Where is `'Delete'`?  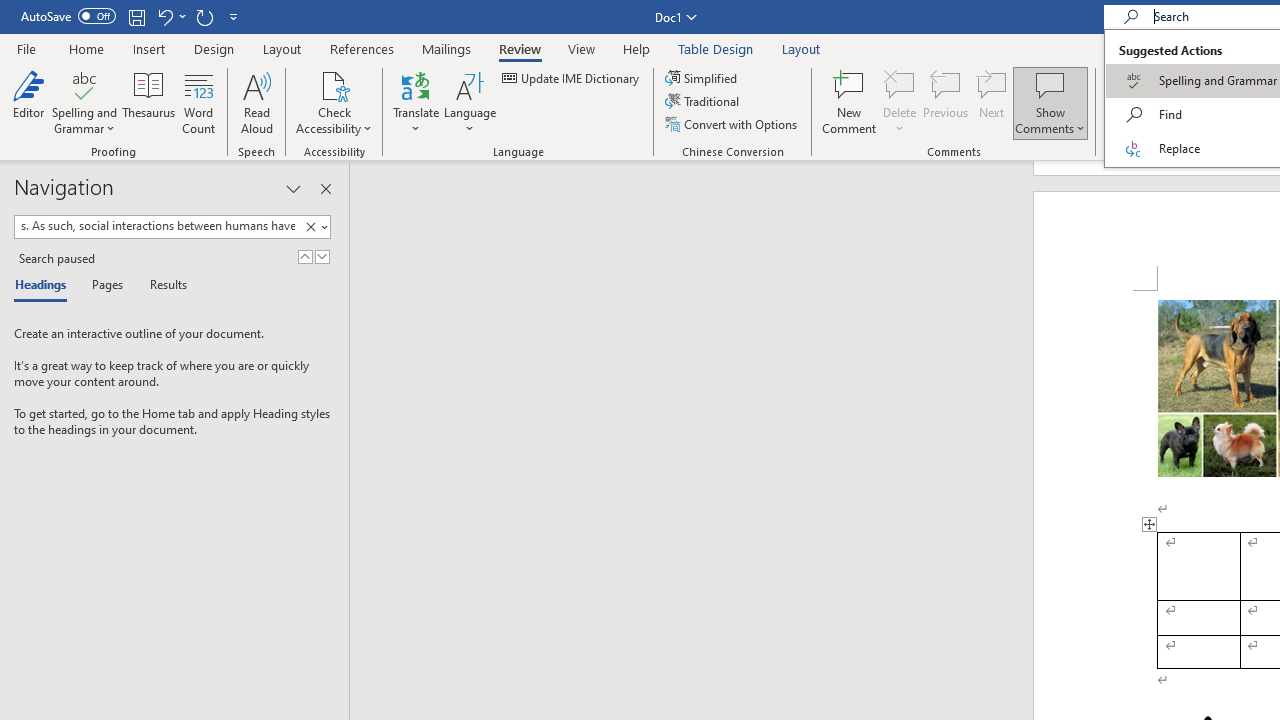
'Delete' is located at coordinates (899, 103).